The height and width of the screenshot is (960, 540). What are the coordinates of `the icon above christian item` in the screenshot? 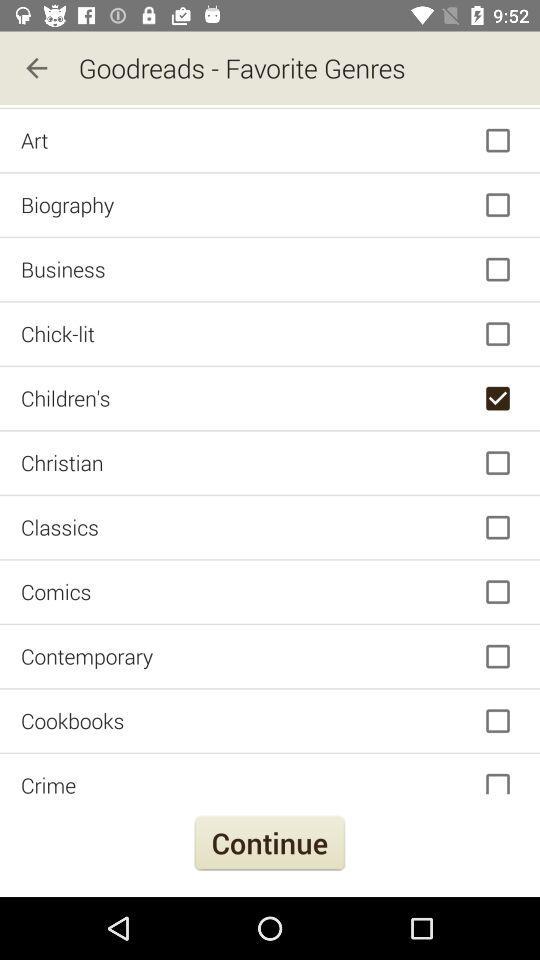 It's located at (270, 397).